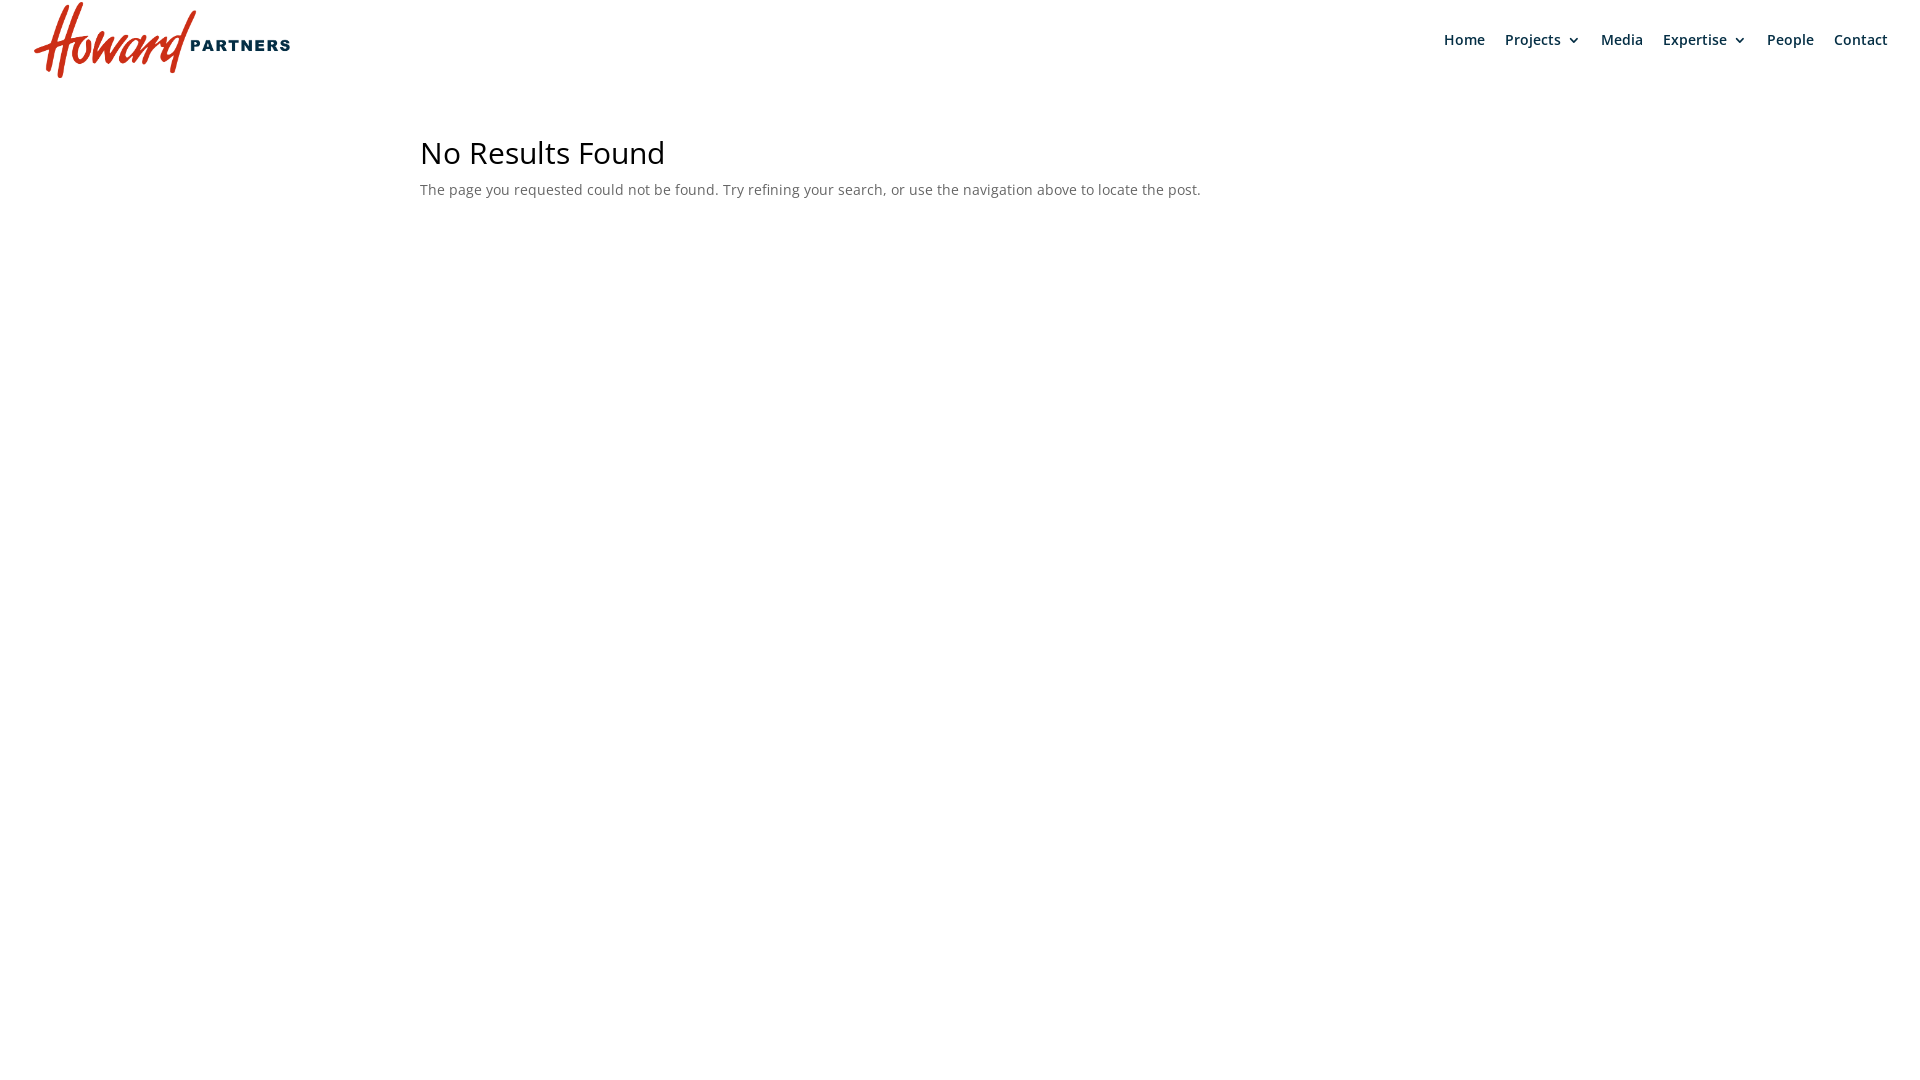 The width and height of the screenshot is (1920, 1080). What do you see at coordinates (1860, 55) in the screenshot?
I see `'Contact'` at bounding box center [1860, 55].